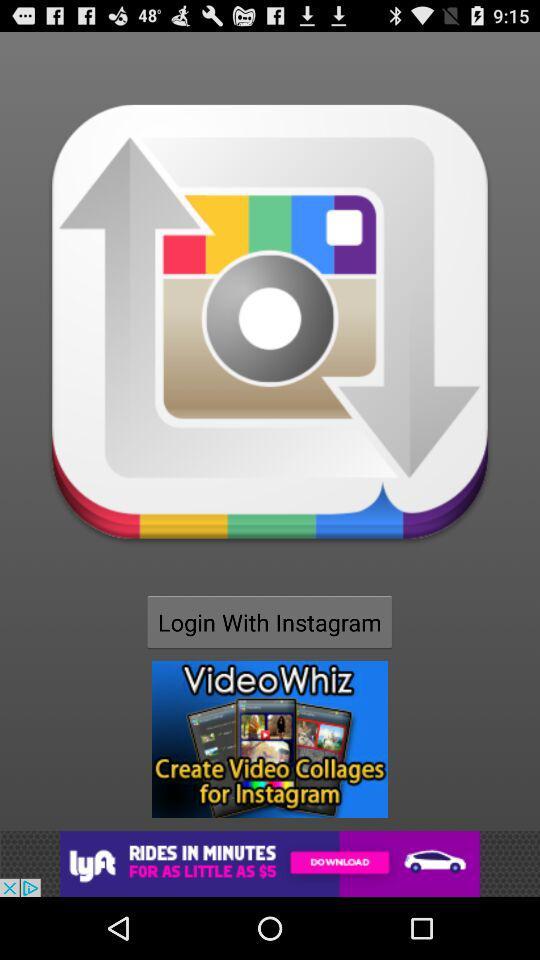 The height and width of the screenshot is (960, 540). Describe the element at coordinates (270, 863) in the screenshot. I see `advertisements image` at that location.